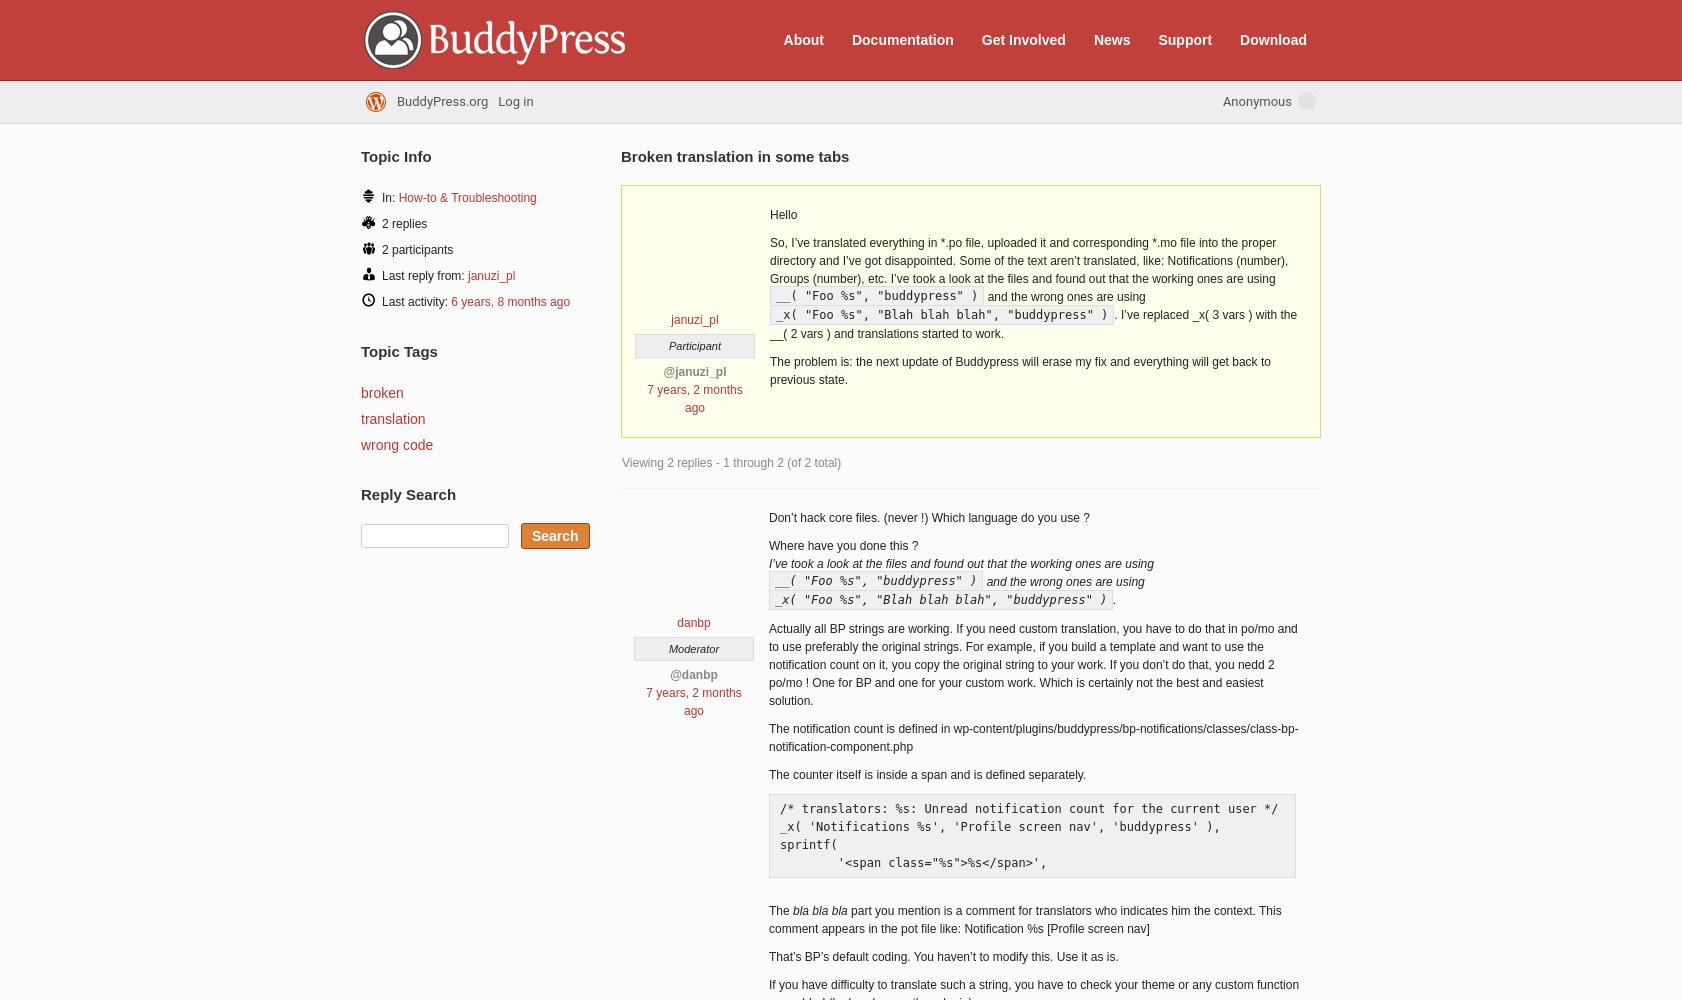 The height and width of the screenshot is (1000, 1682). I want to click on '2 replies', so click(403, 223).